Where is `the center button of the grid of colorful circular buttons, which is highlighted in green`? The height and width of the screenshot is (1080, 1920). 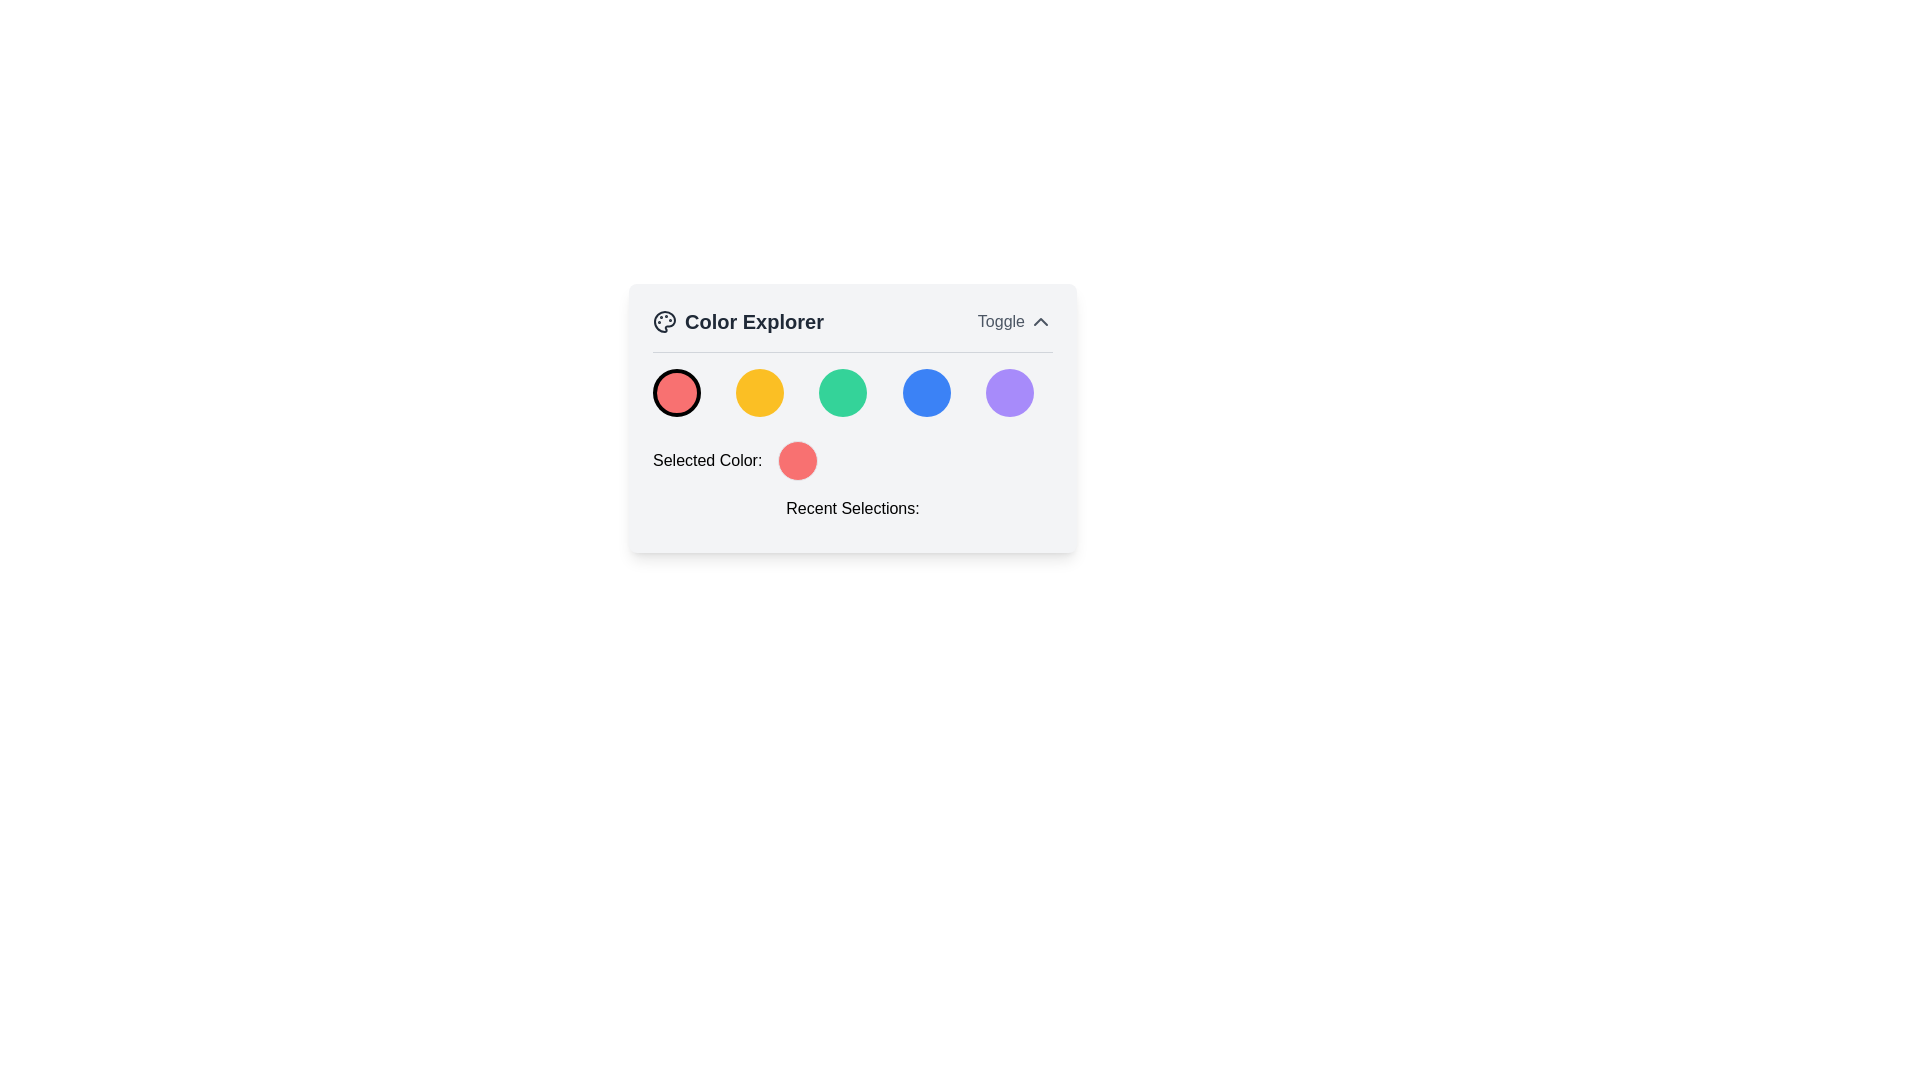 the center button of the grid of colorful circular buttons, which is highlighted in green is located at coordinates (853, 393).